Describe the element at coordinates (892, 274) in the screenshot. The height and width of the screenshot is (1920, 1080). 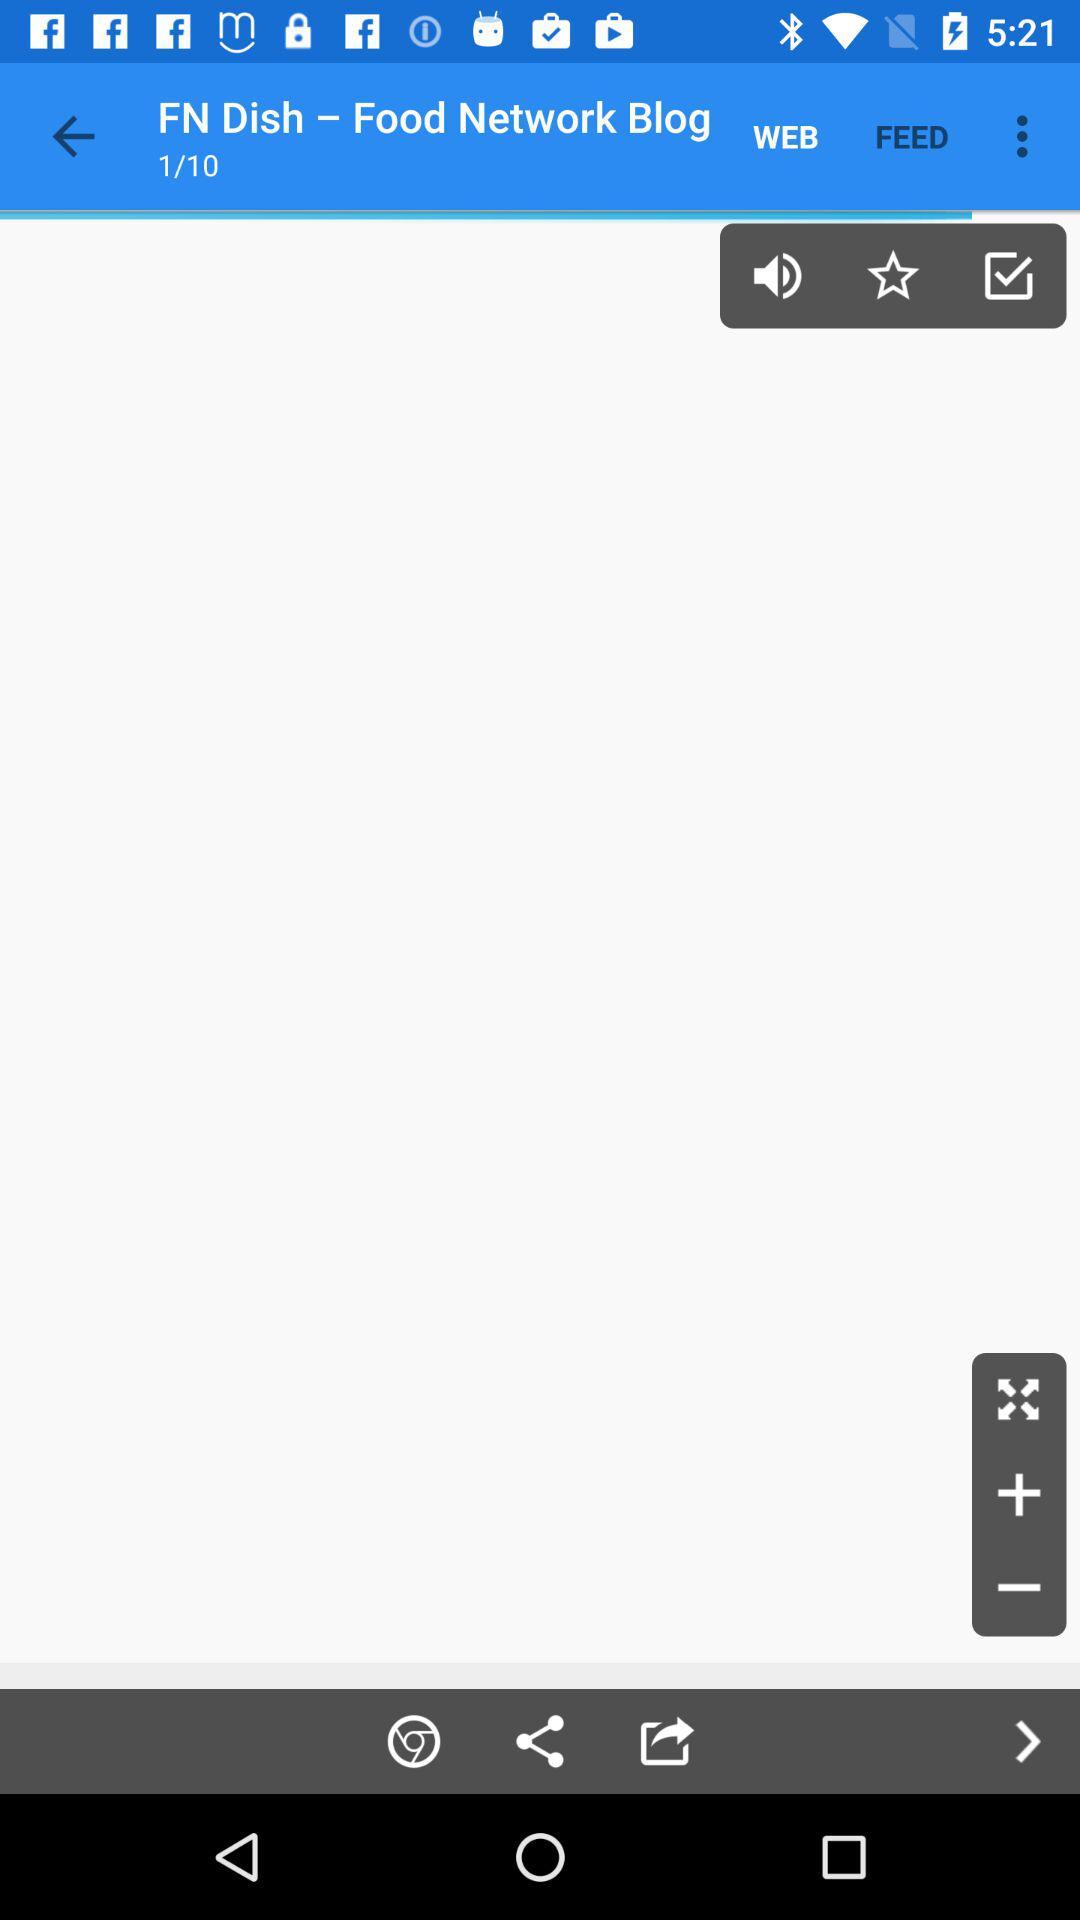
I see `bookmark page` at that location.